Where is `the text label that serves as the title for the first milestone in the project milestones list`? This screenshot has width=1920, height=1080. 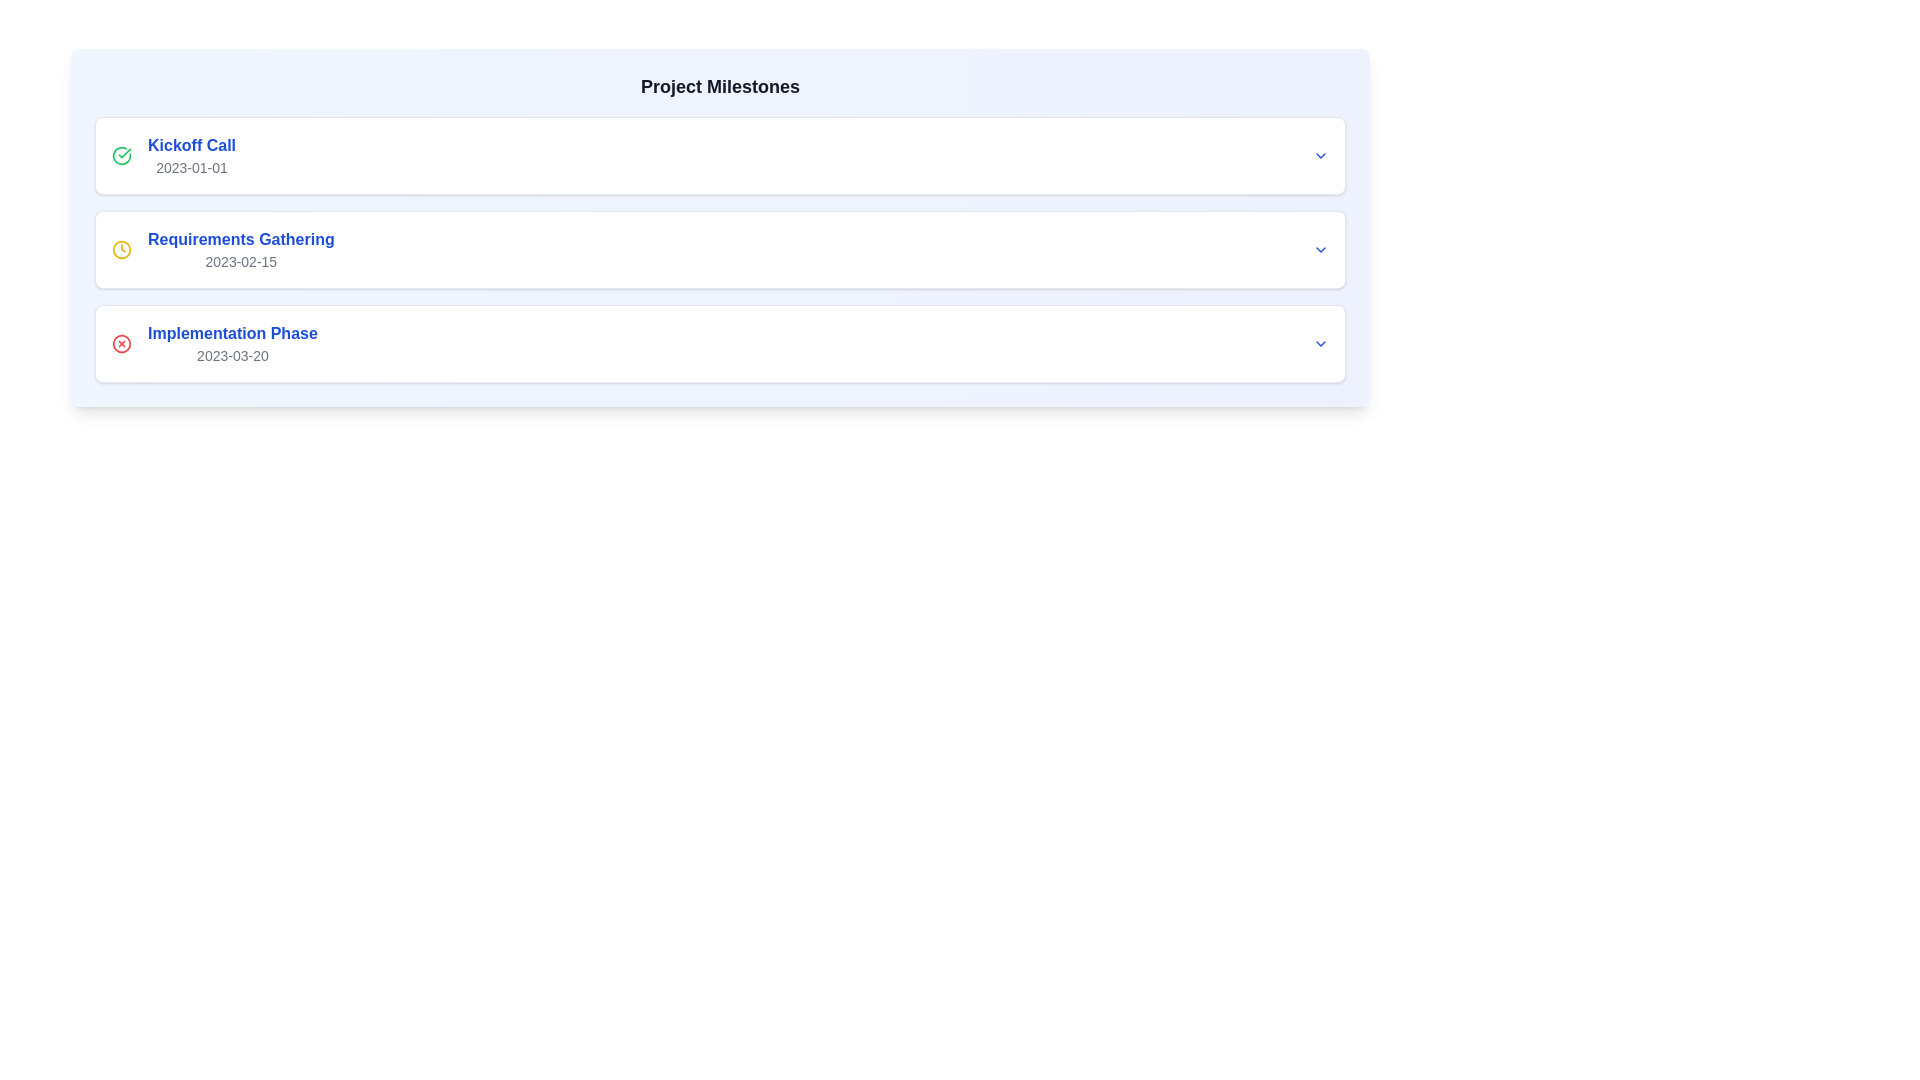 the text label that serves as the title for the first milestone in the project milestones list is located at coordinates (192, 145).